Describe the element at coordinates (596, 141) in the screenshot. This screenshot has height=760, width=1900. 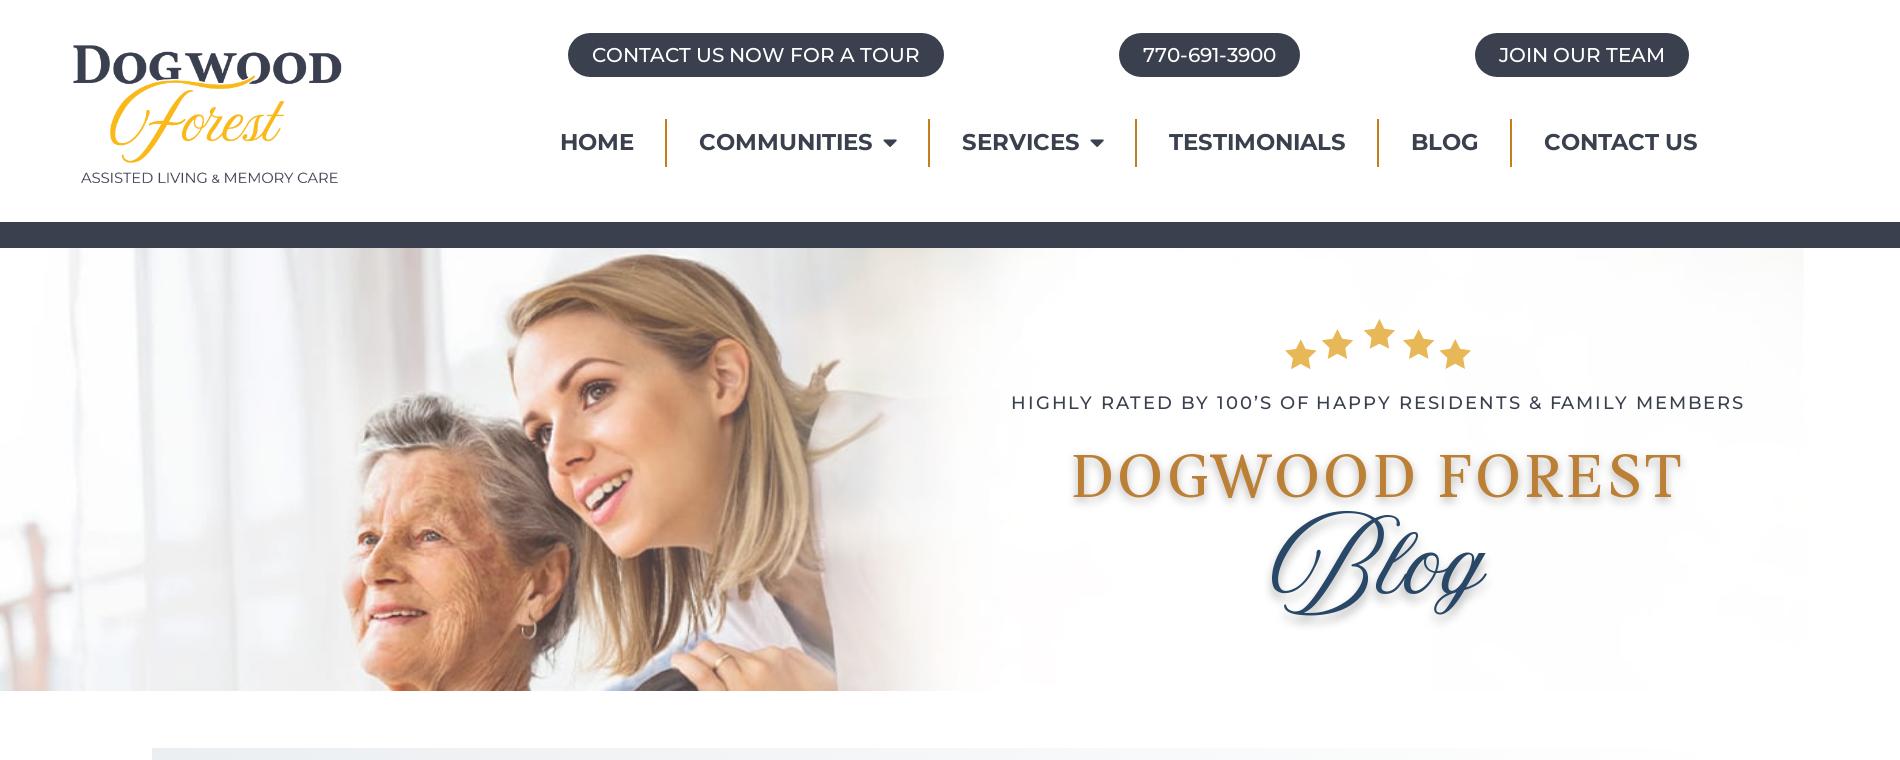
I see `'Home'` at that location.